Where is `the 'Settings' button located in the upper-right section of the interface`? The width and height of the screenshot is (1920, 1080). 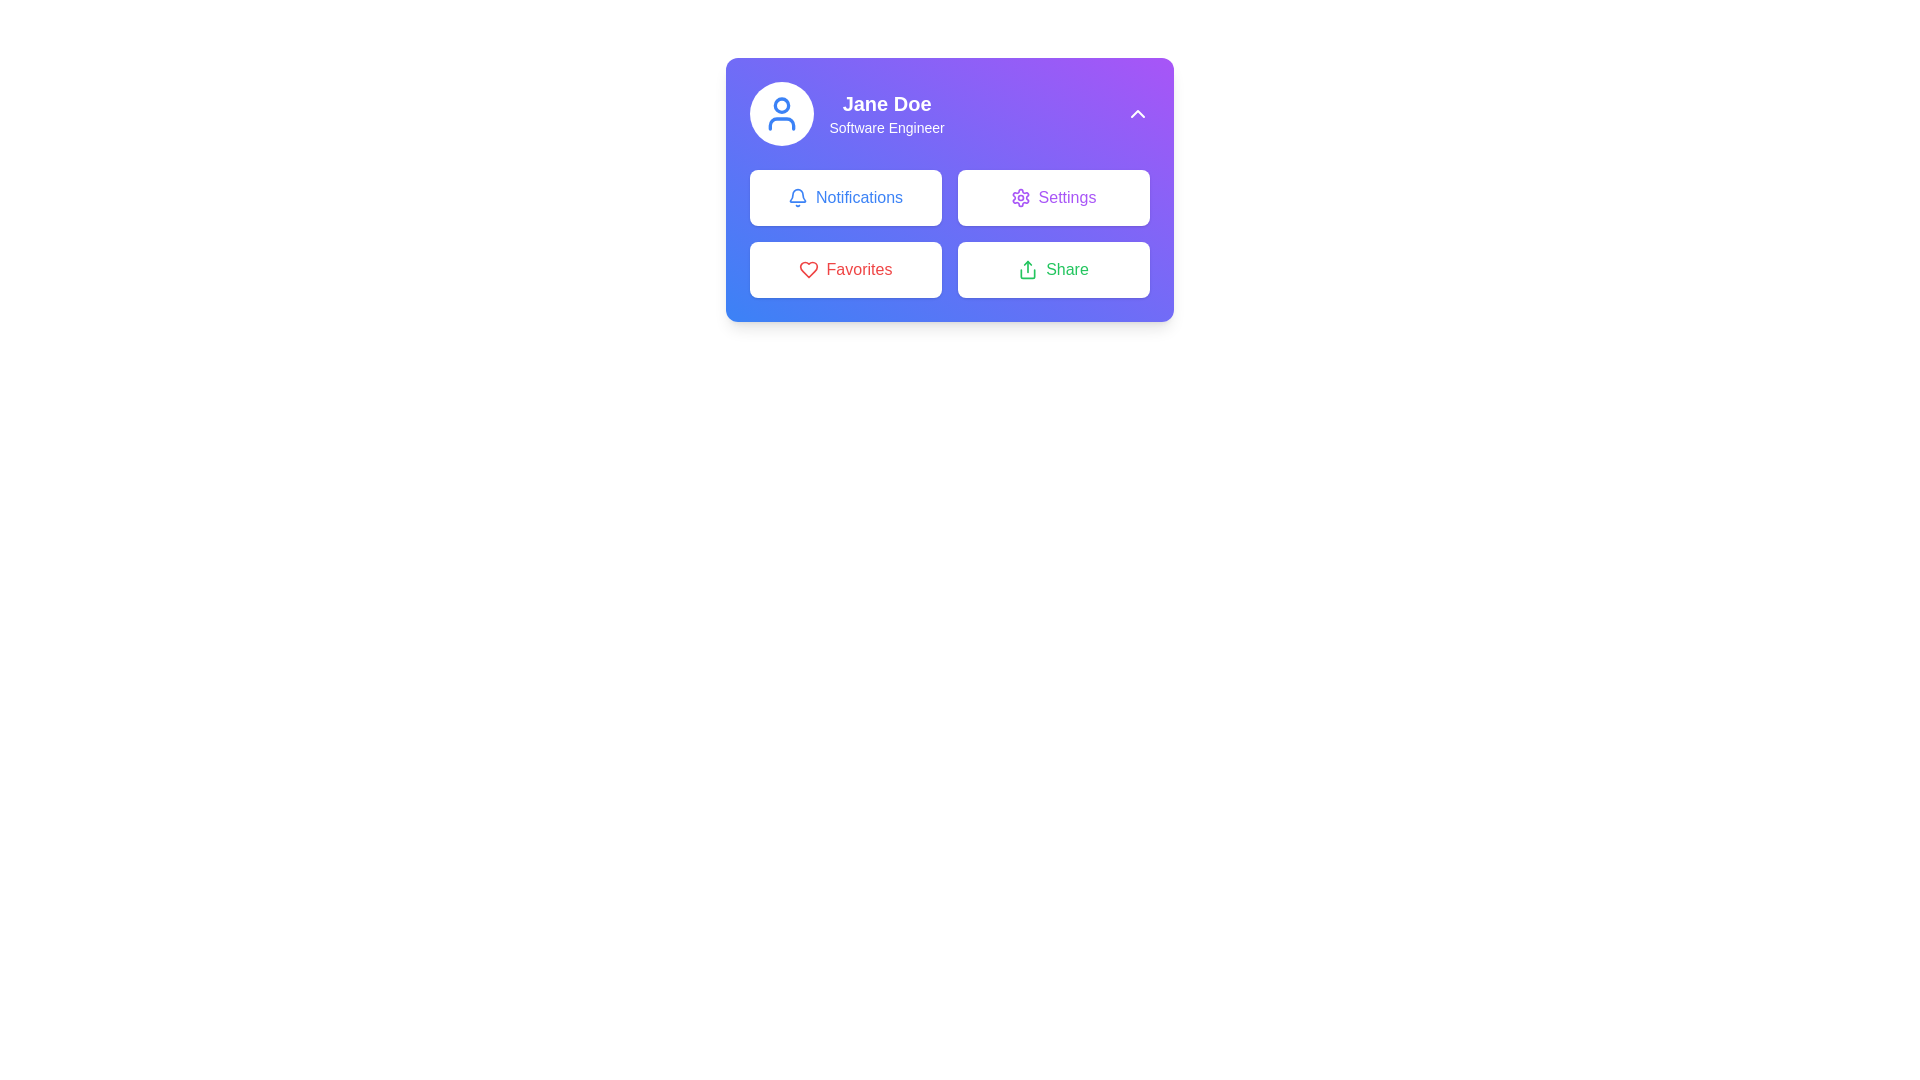 the 'Settings' button located in the upper-right section of the interface is located at coordinates (1052, 197).